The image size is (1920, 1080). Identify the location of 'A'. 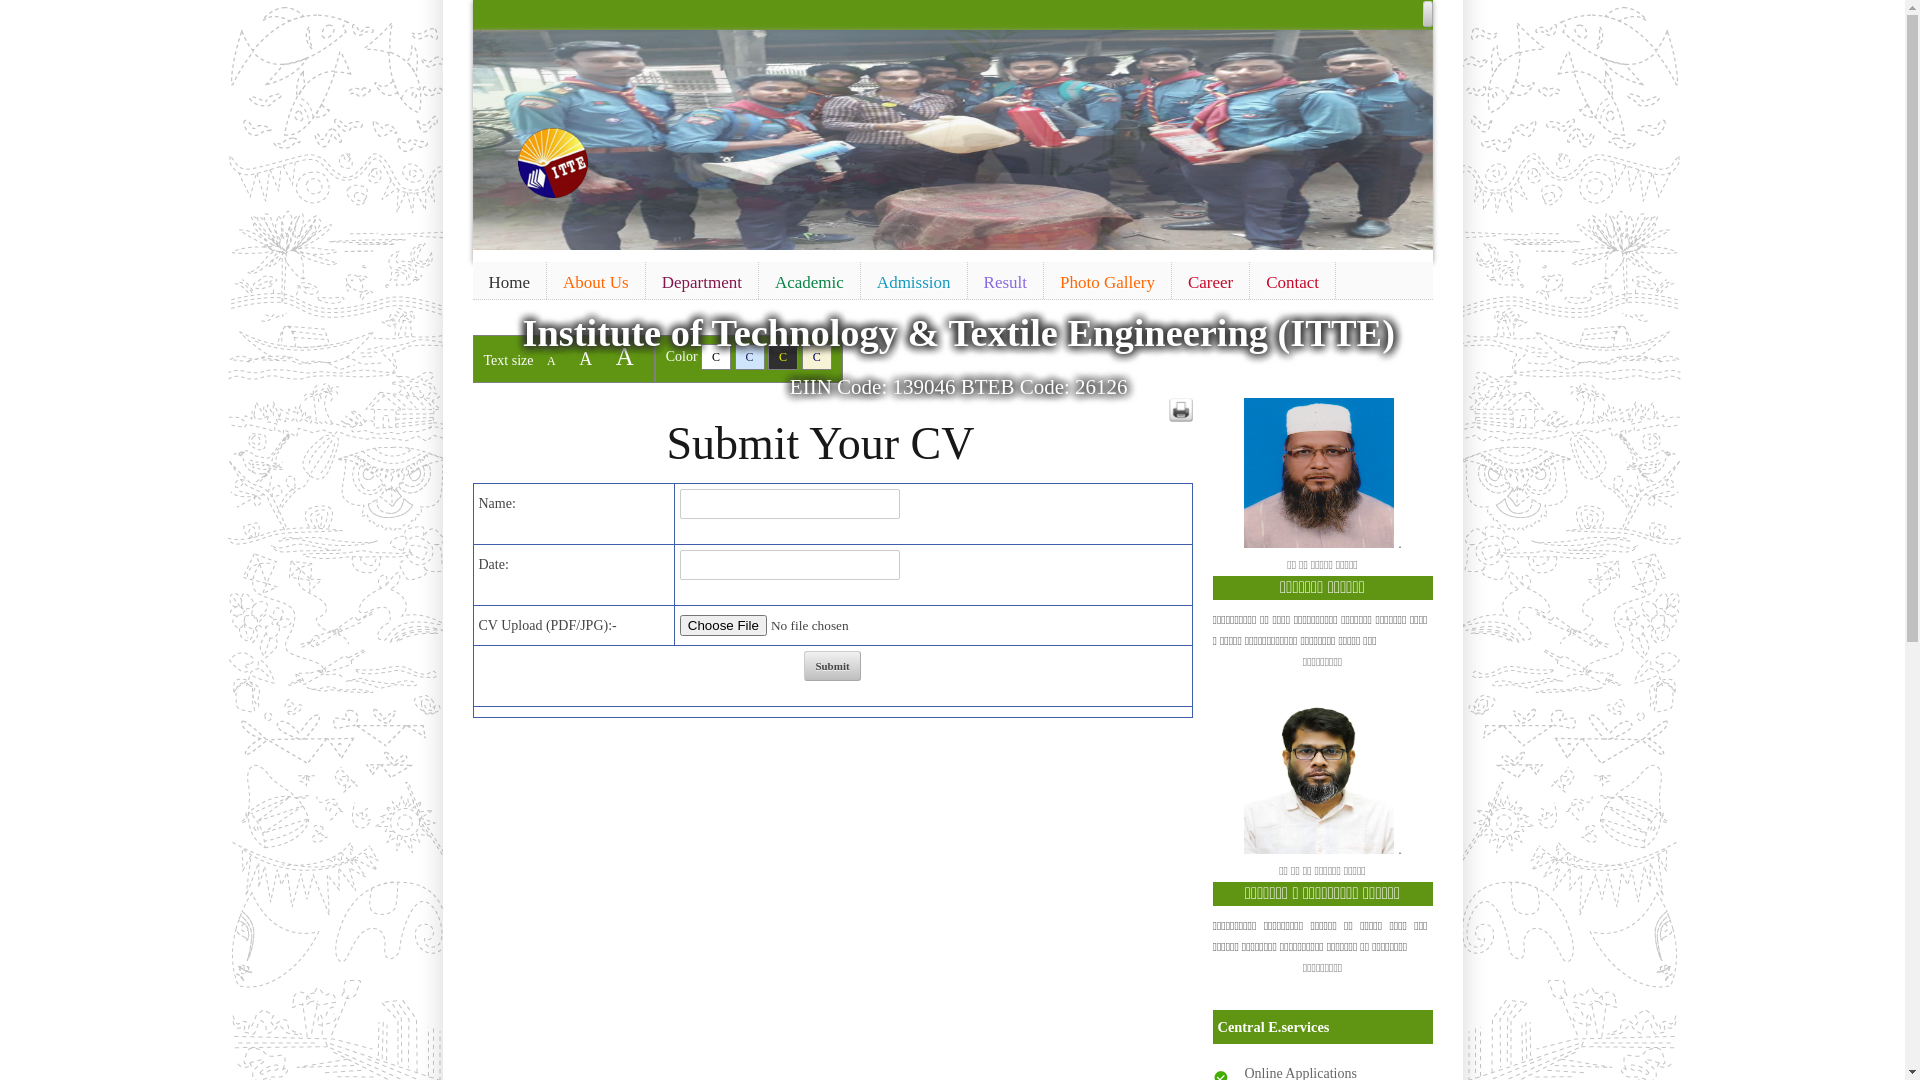
(623, 355).